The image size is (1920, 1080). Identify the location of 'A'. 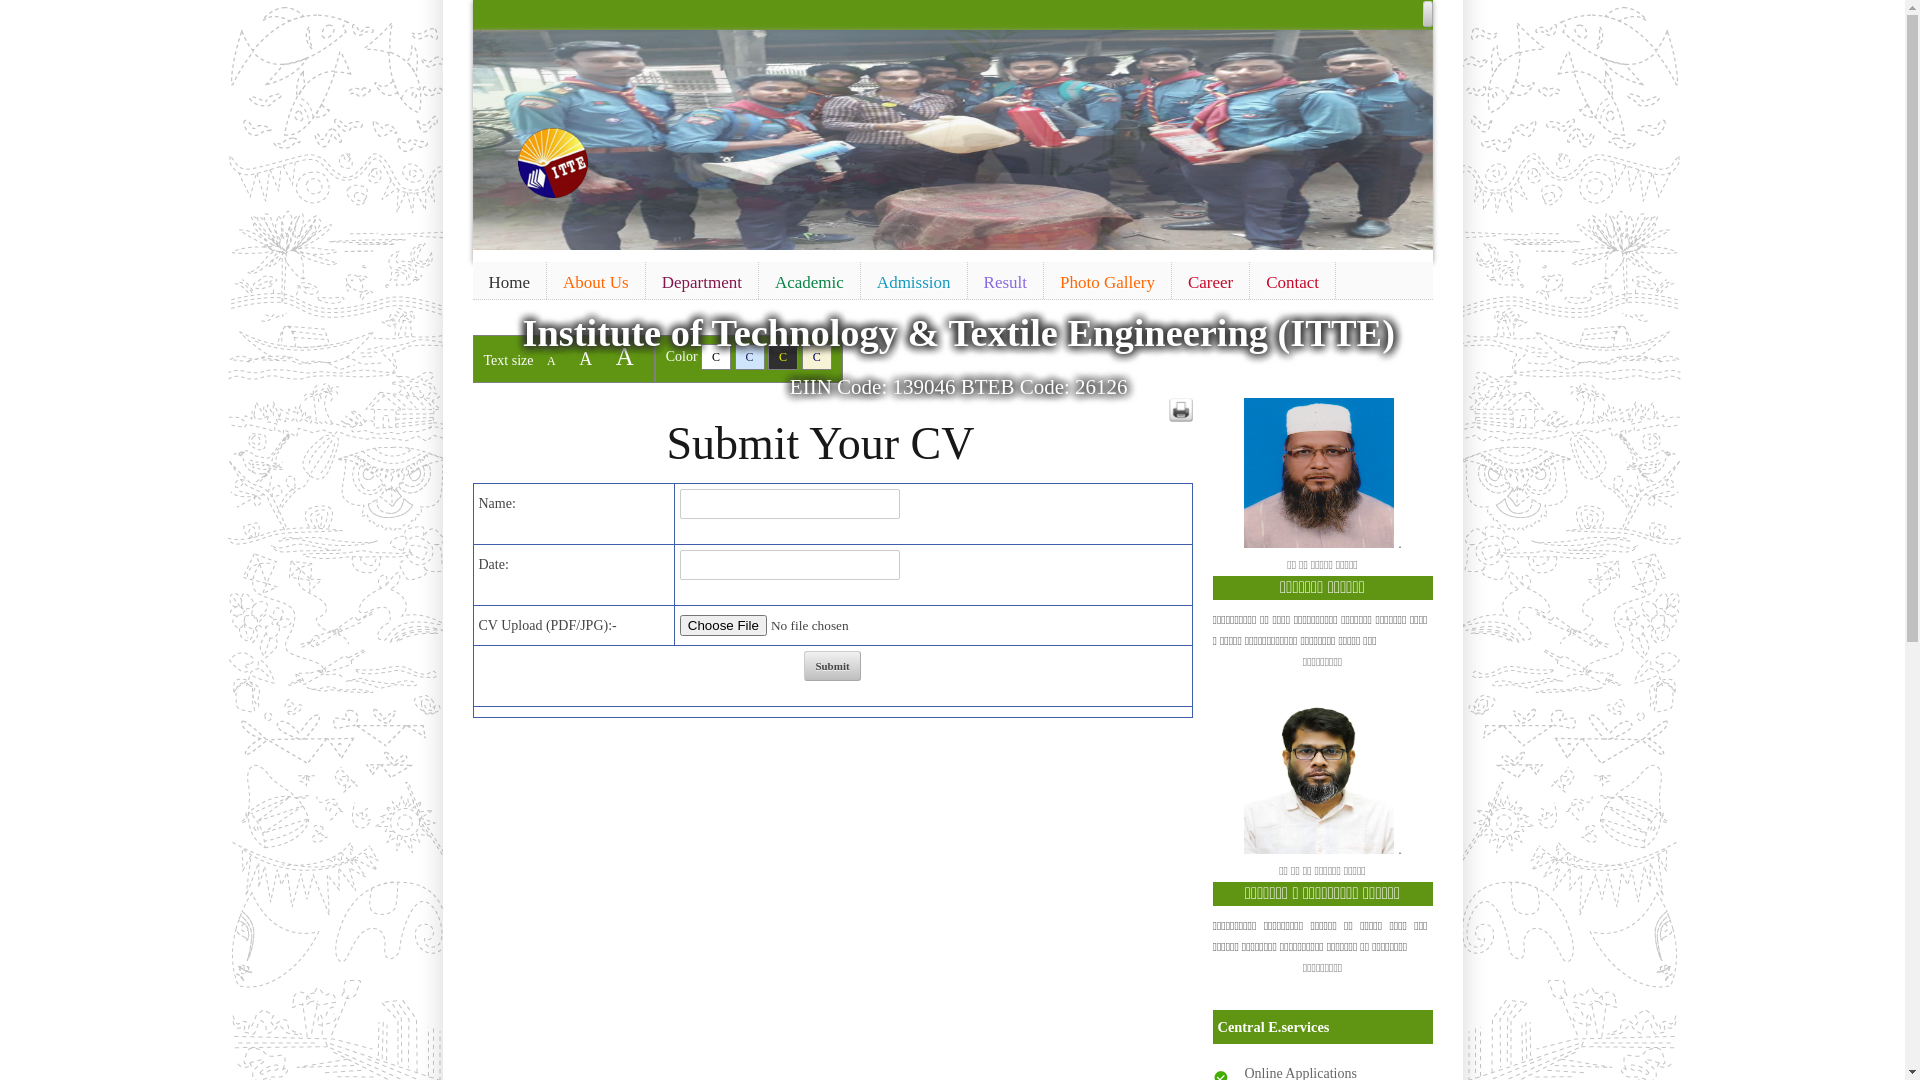
(623, 355).